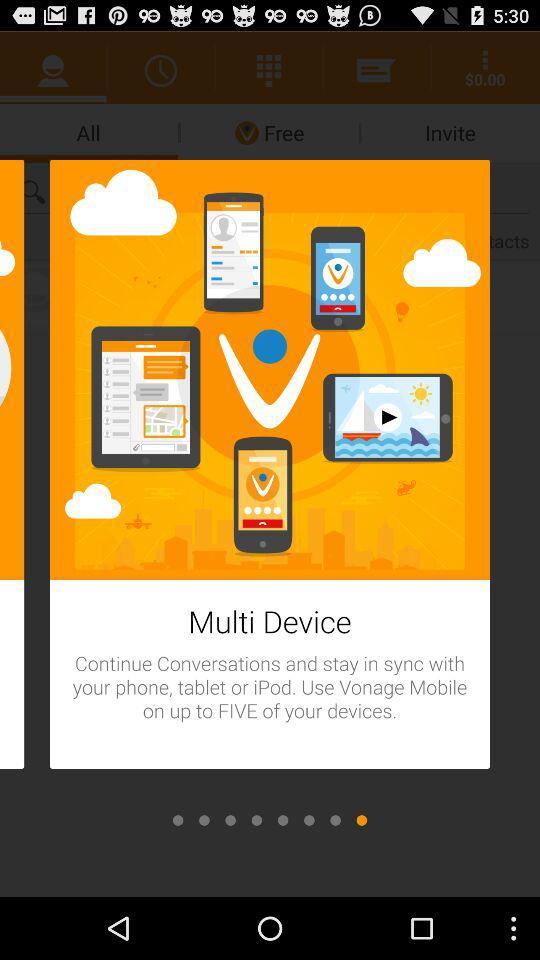  What do you see at coordinates (203, 820) in the screenshot?
I see `move to page 2` at bounding box center [203, 820].